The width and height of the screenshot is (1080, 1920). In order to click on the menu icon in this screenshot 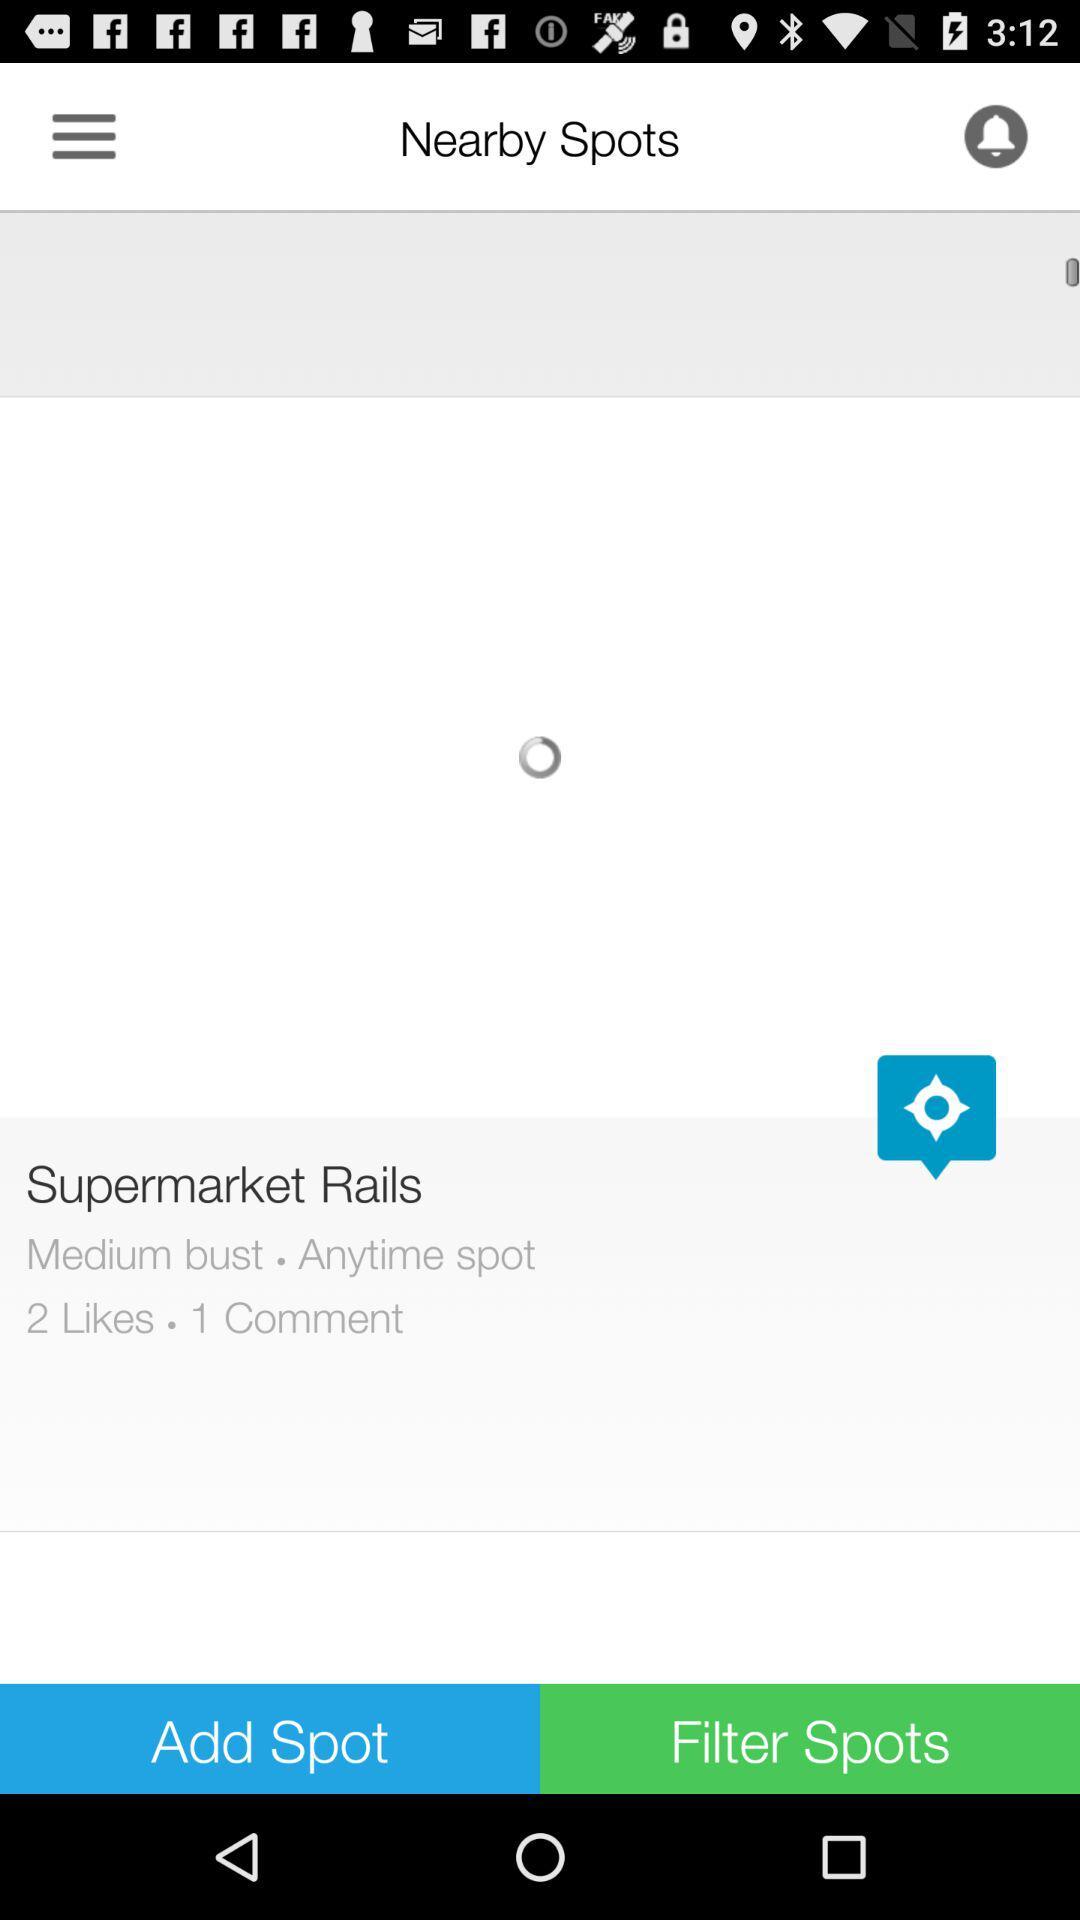, I will do `click(83, 145)`.